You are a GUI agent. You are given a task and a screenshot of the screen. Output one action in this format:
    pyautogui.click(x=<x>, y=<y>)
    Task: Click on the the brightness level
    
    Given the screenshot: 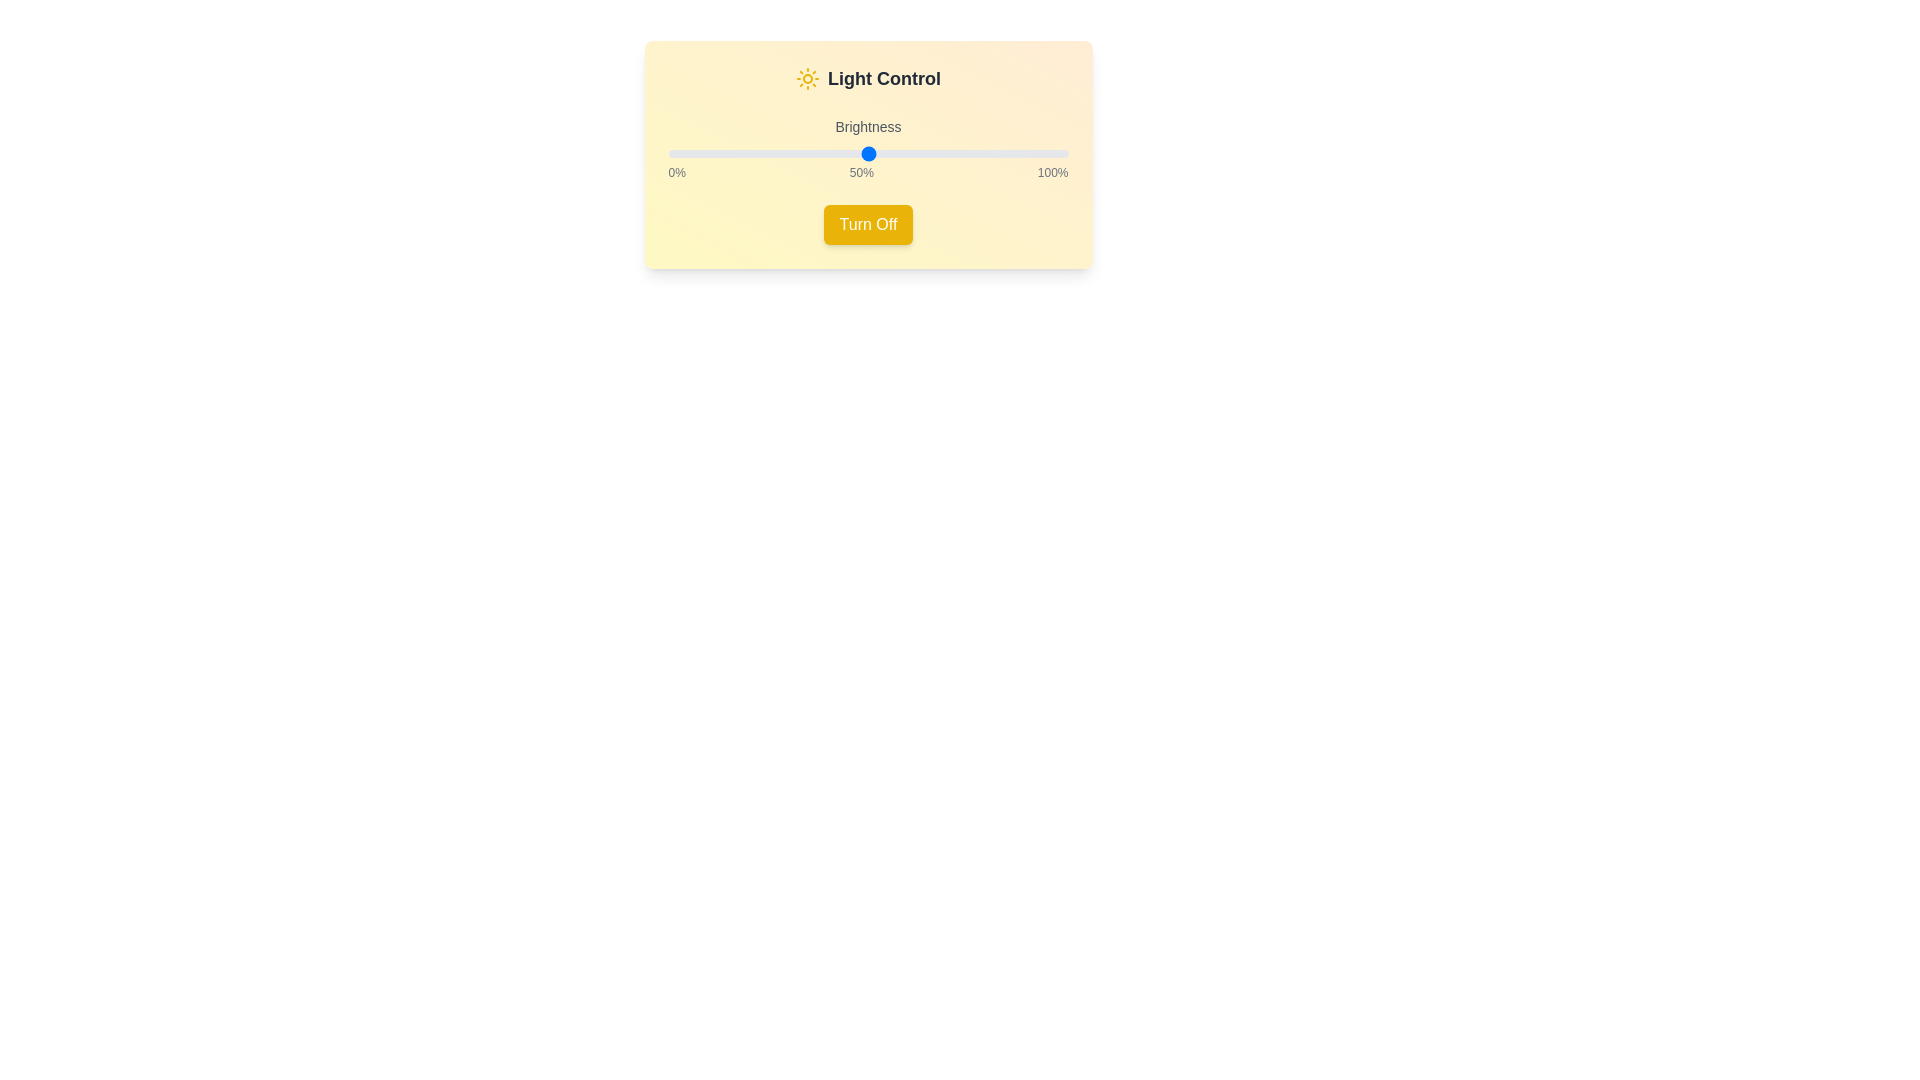 What is the action you would take?
    pyautogui.click(x=907, y=153)
    